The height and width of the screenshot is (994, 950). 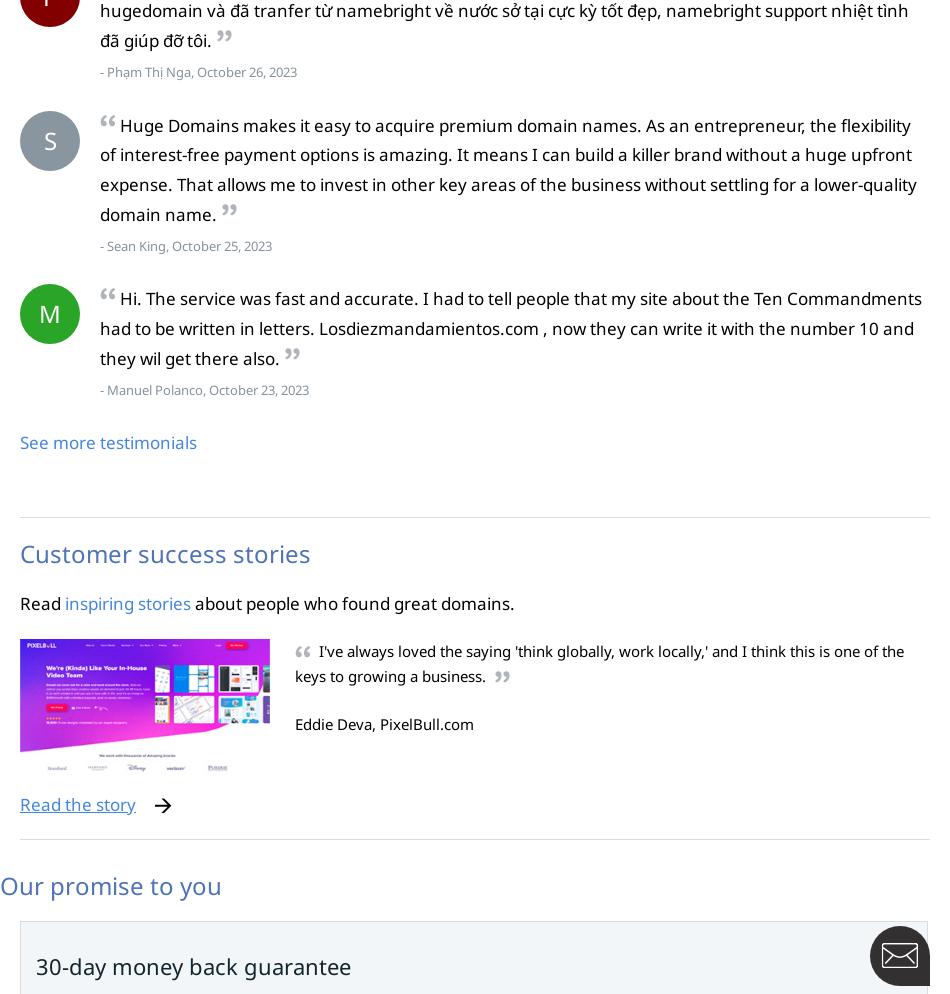 What do you see at coordinates (100, 327) in the screenshot?
I see `'Hi. The service was fast and accurate.
I had to tell people that my site about the Ten Commandments had to be written in letters. Losdiezmandamientos.com , now they can write it with the number 10 and they wil get there also.'` at bounding box center [100, 327].